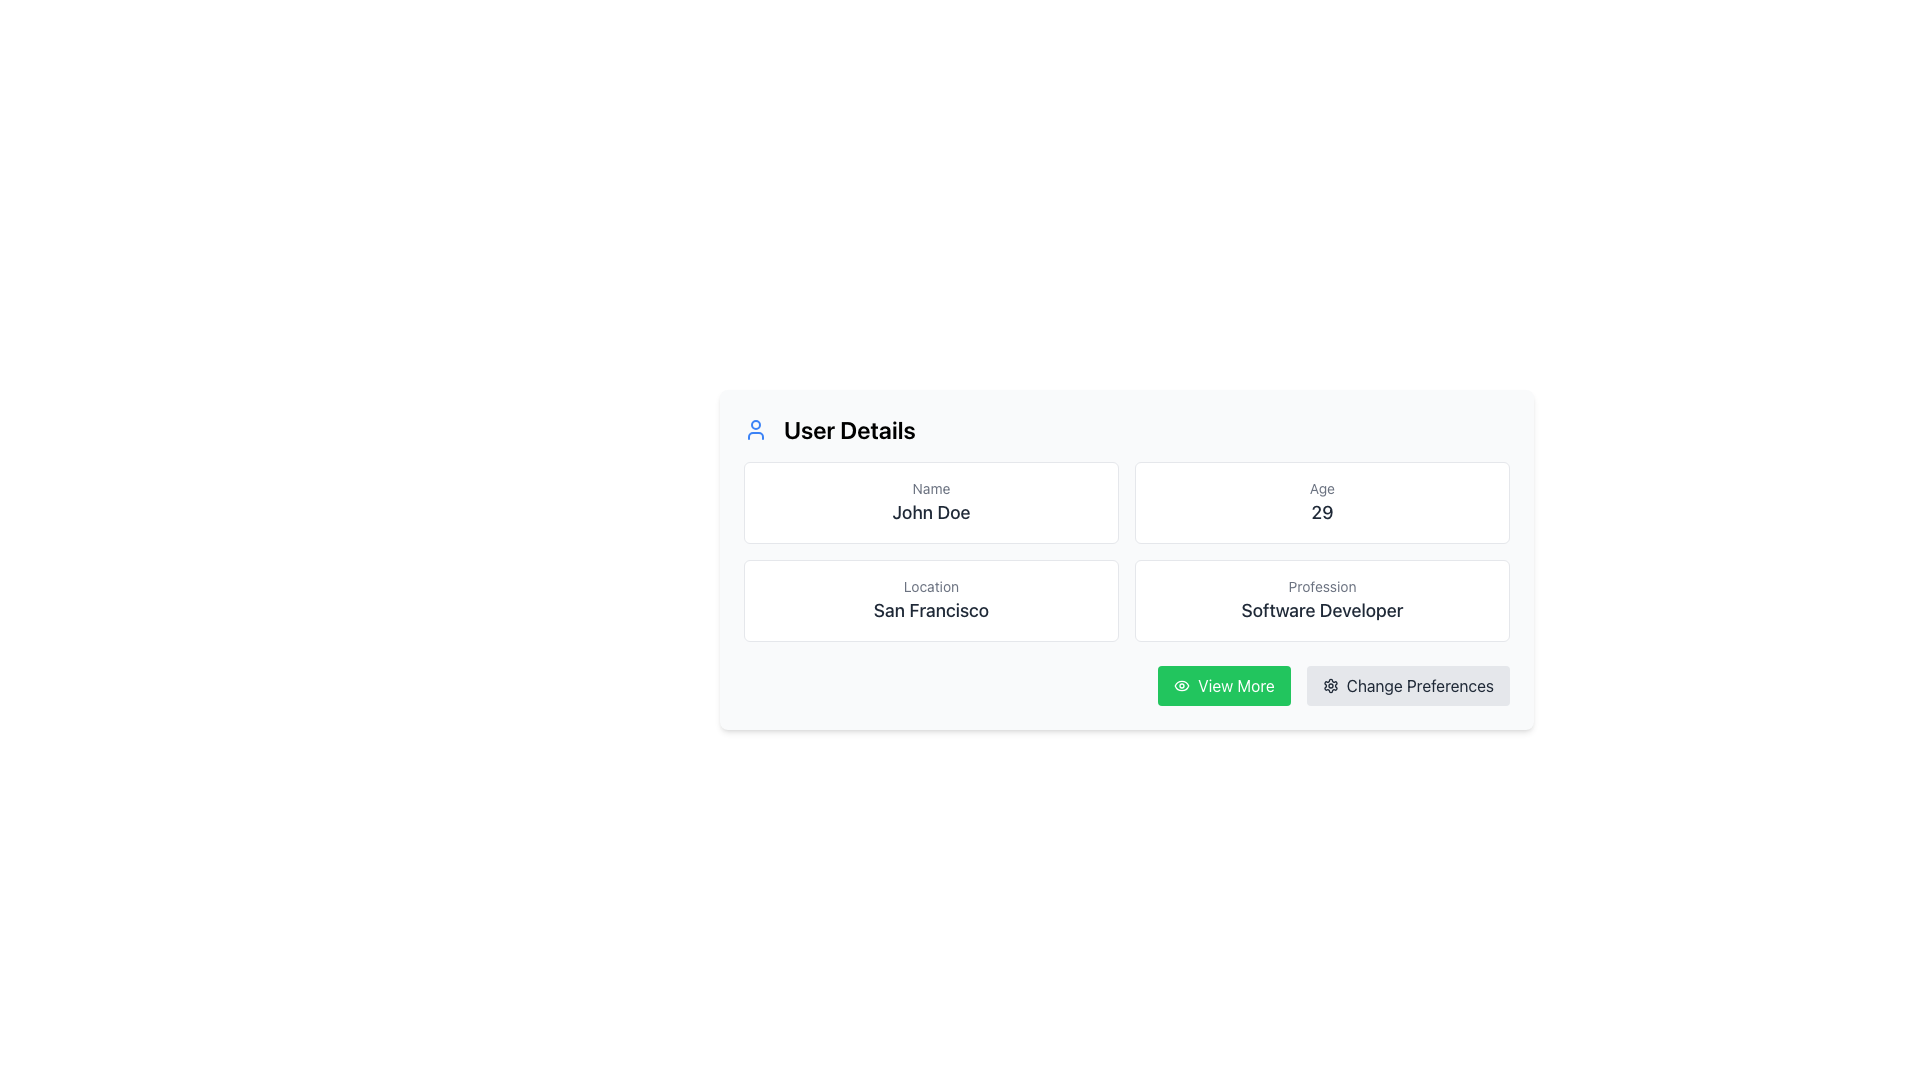 This screenshot has width=1920, height=1080. I want to click on the Static Information Card displaying the geographical location 'San Francisco', located in the lower-left corner of the card grid, so click(930, 600).